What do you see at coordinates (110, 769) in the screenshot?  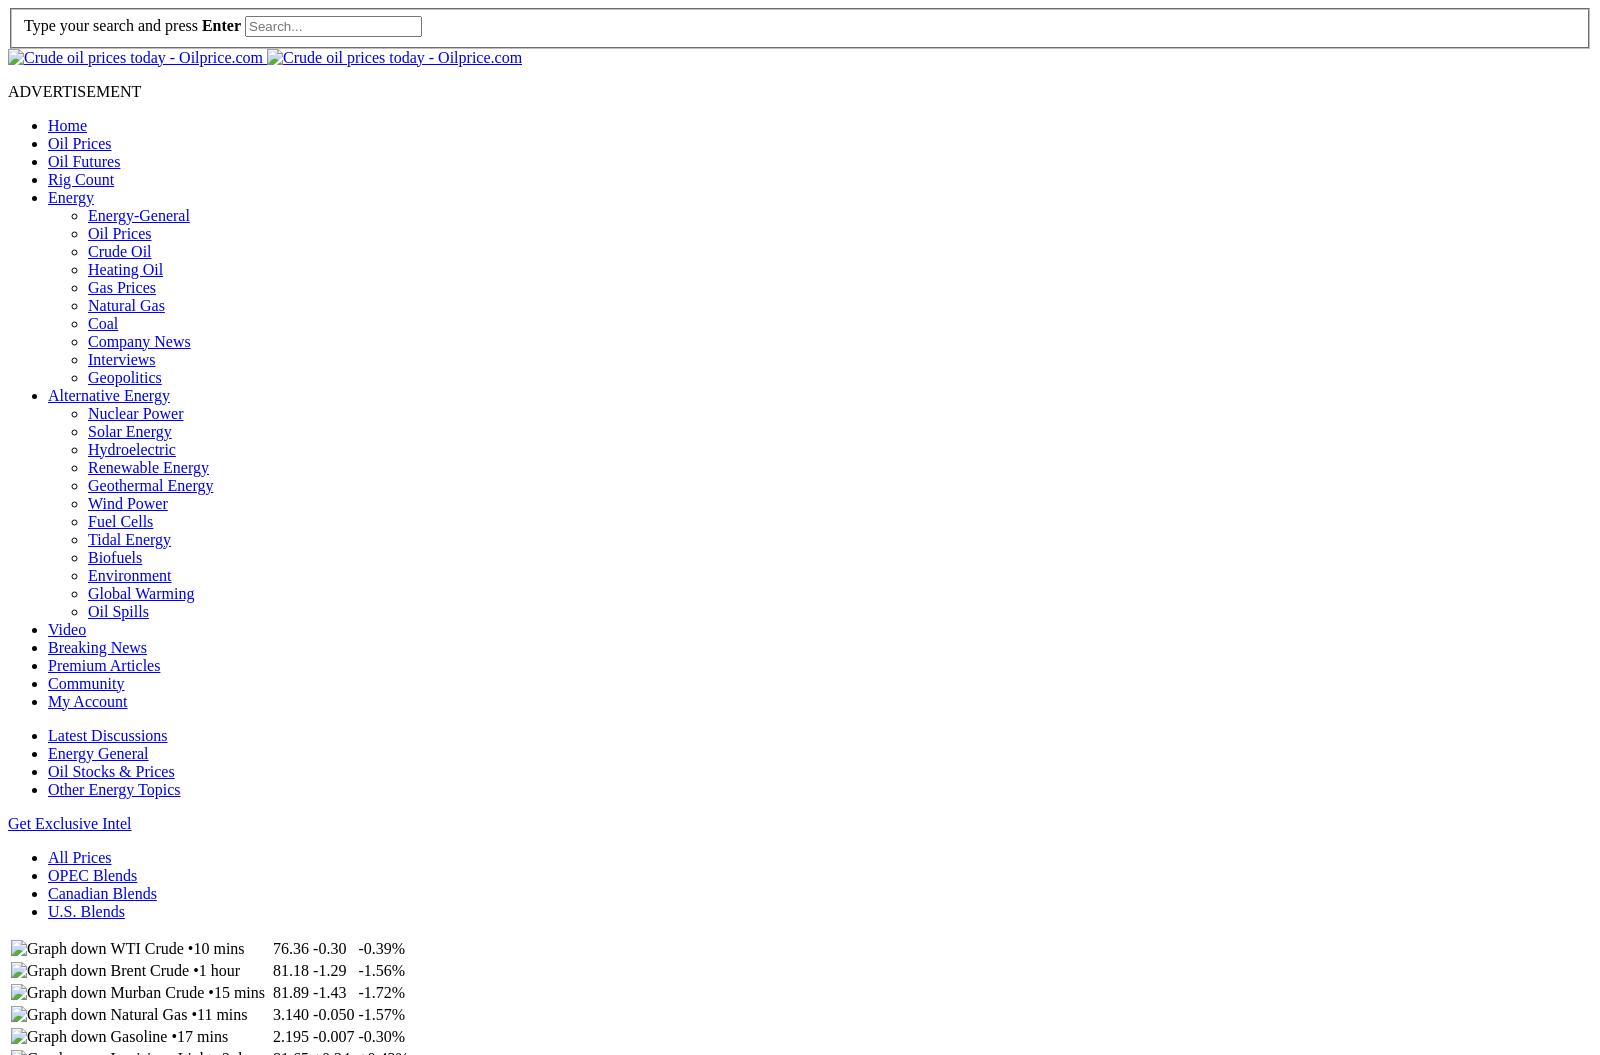 I see `'Oil Stocks & Prices'` at bounding box center [110, 769].